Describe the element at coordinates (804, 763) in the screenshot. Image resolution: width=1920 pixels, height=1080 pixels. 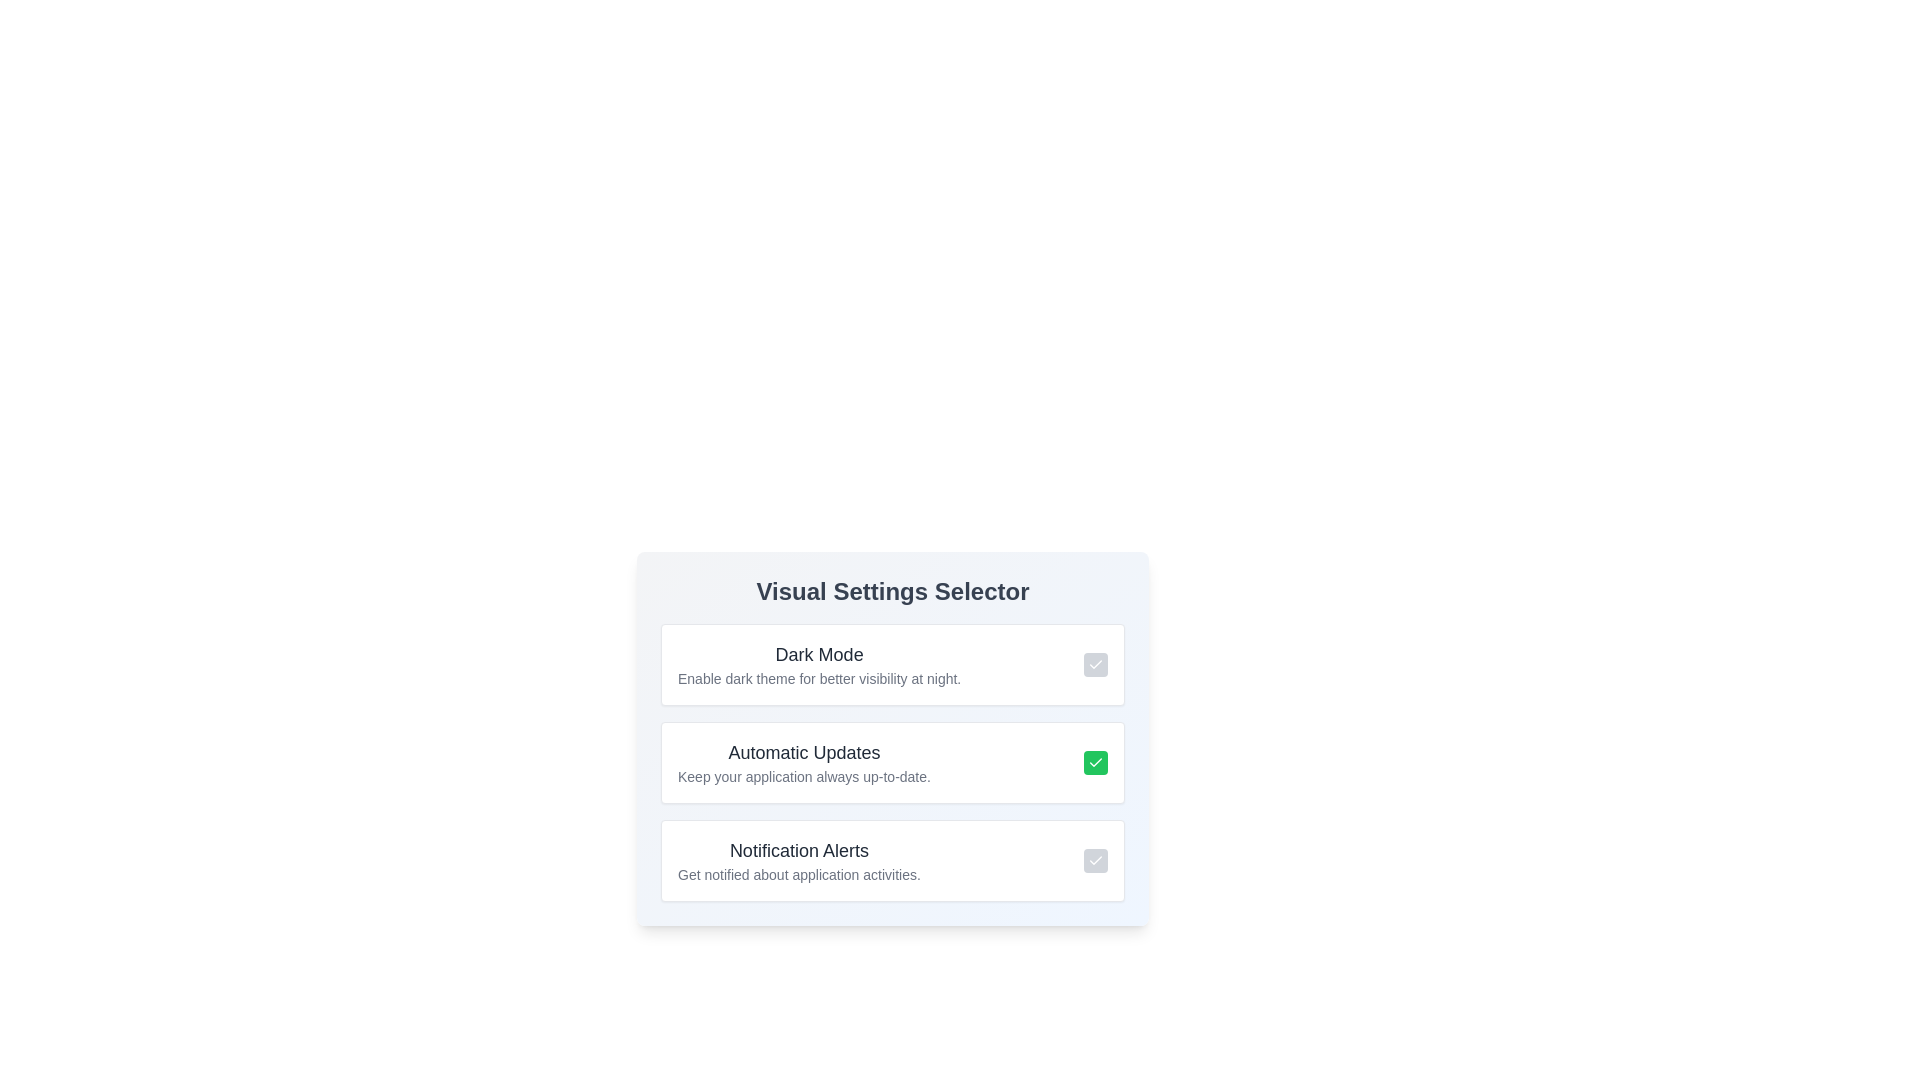
I see `the toggle button adjacent to the Informational text block about automatic updates, located in the second card of the 'Visual Settings Selector'` at that location.